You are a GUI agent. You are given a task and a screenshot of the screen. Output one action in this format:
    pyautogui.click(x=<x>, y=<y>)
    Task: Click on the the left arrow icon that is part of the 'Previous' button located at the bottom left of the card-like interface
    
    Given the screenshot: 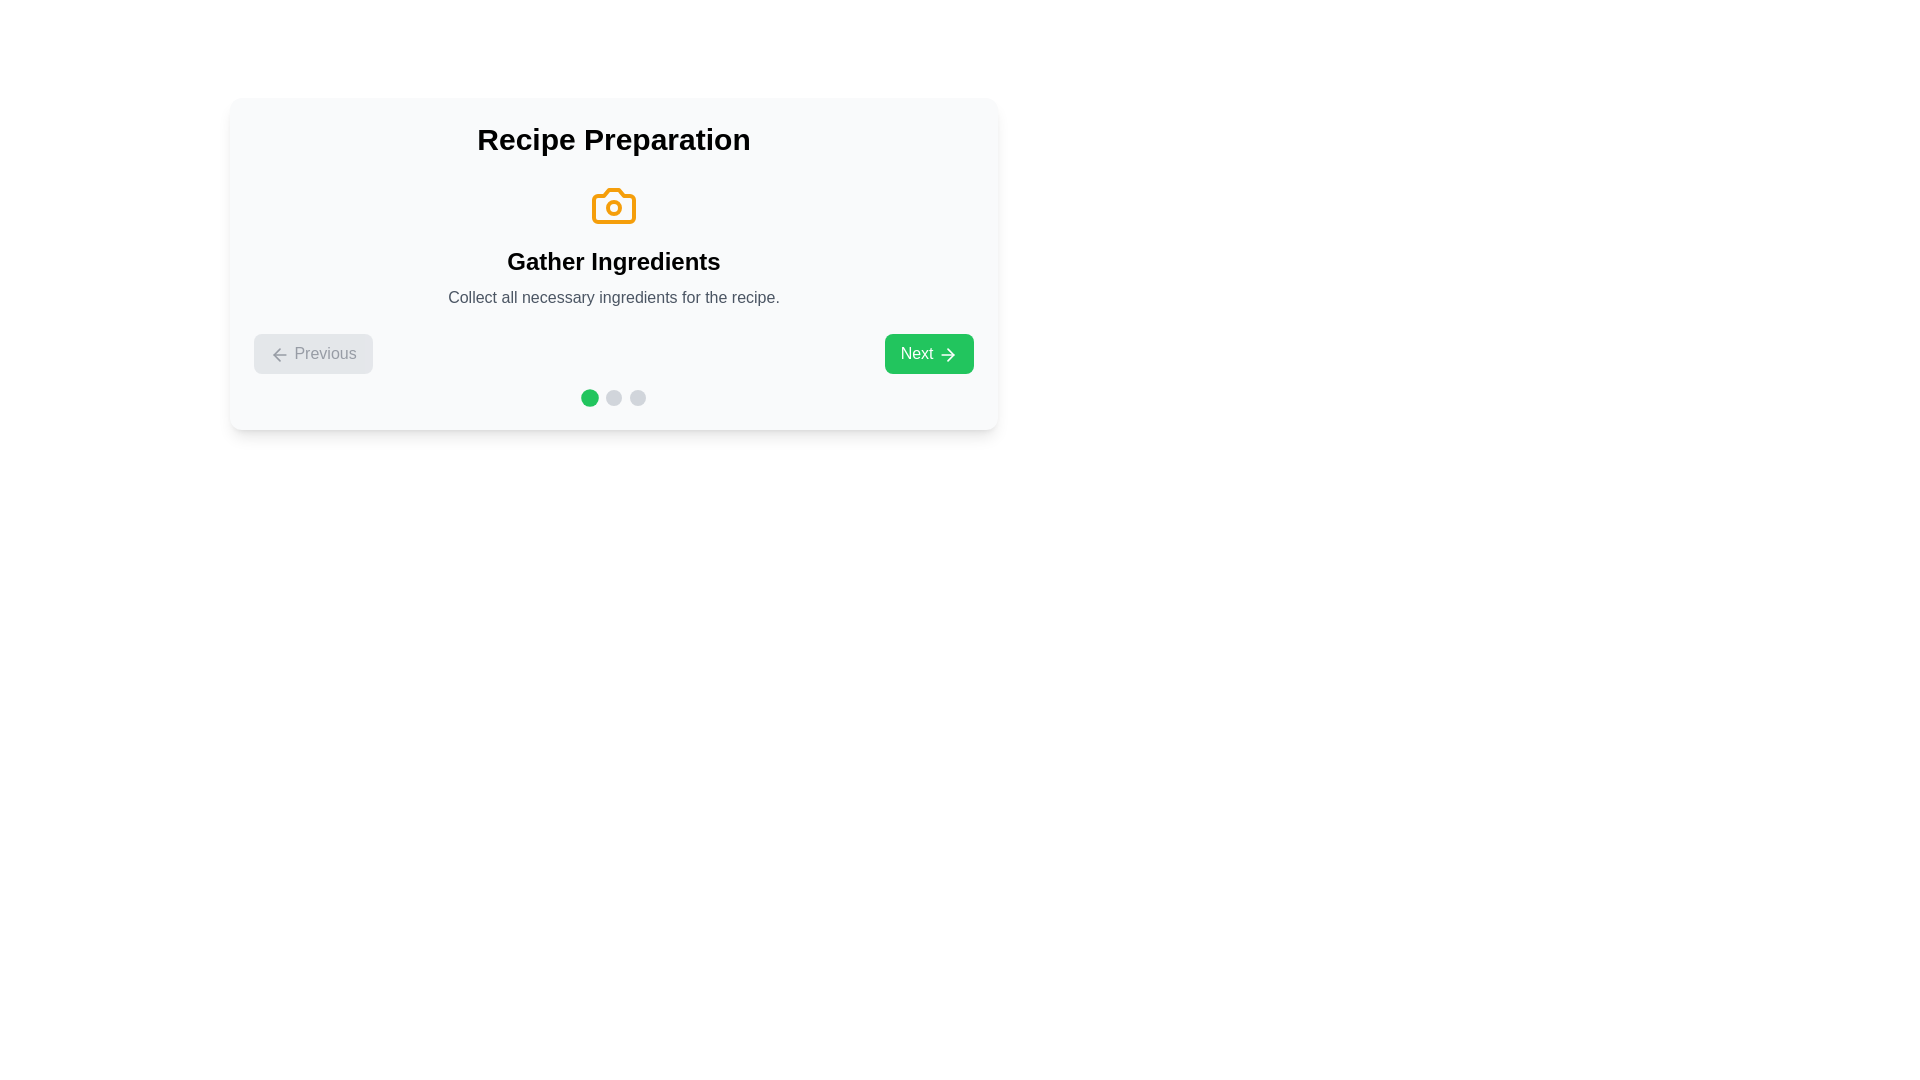 What is the action you would take?
    pyautogui.click(x=276, y=353)
    